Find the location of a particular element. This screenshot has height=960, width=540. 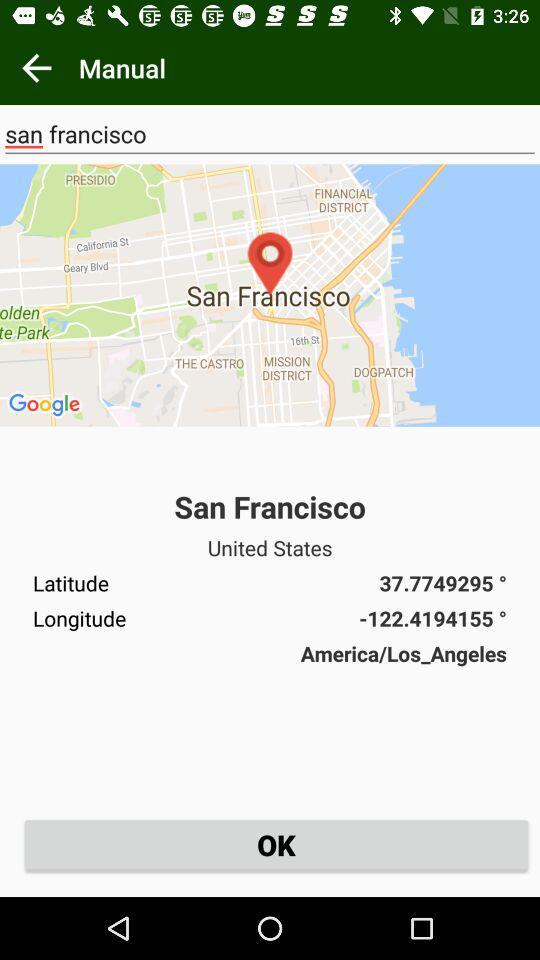

previous is located at coordinates (36, 68).